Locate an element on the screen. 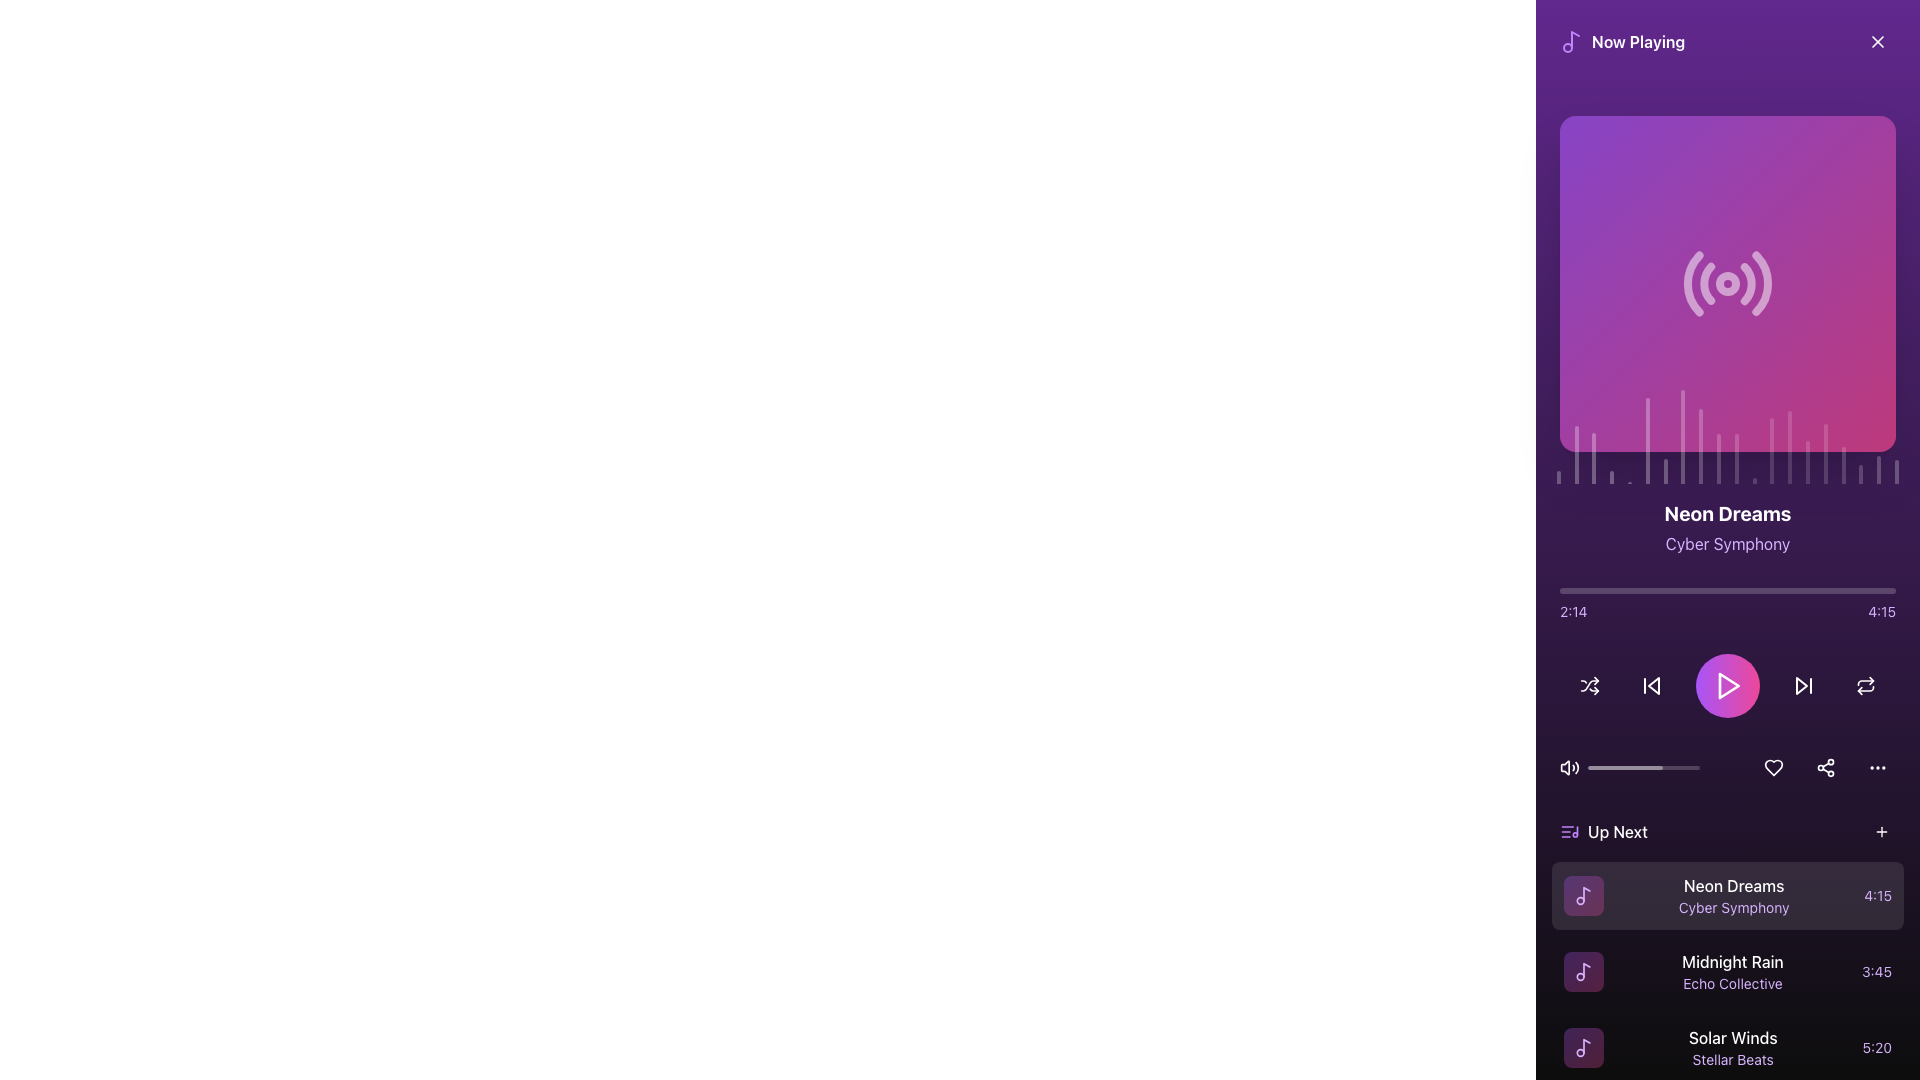  the music note icon located to the left of the track name 'Solar Winds' in the 'Up Next' list of the music player interface is located at coordinates (1583, 1047).